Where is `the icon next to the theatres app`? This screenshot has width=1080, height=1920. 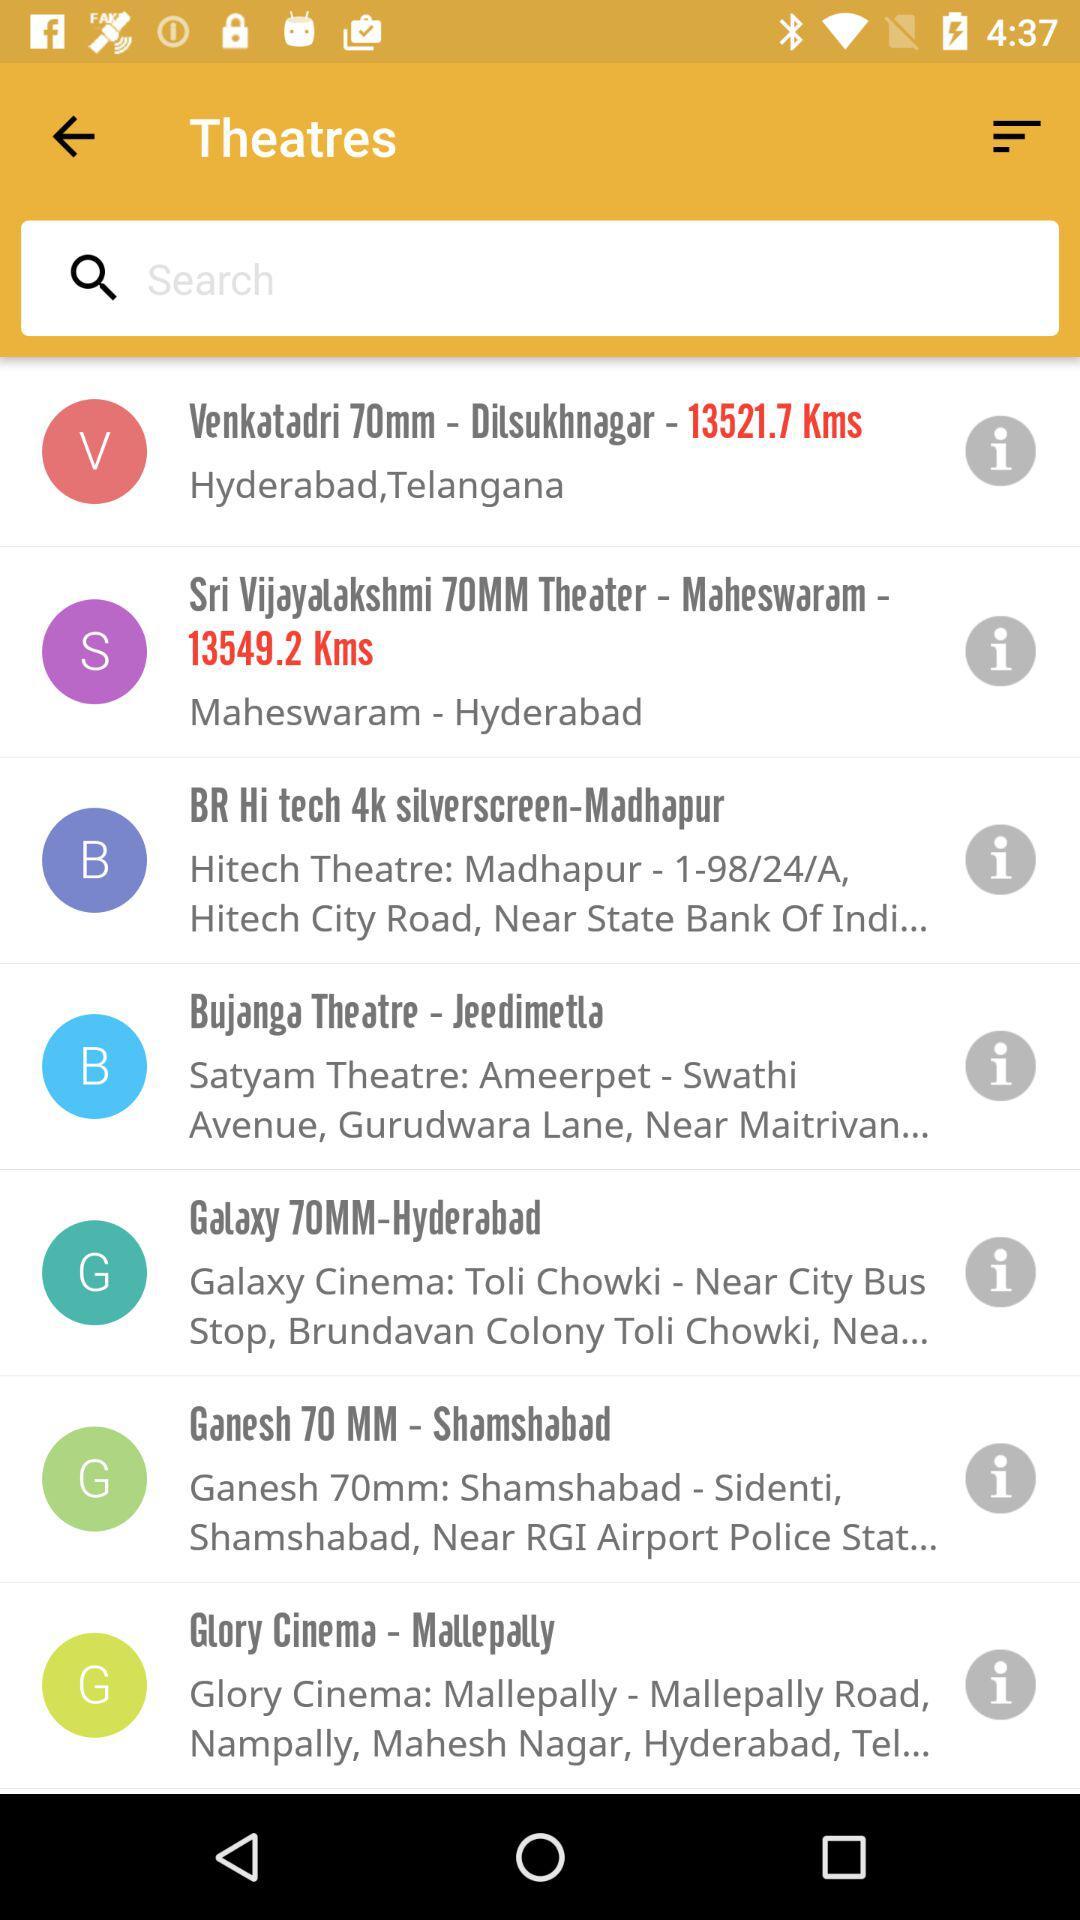
the icon next to the theatres app is located at coordinates (1017, 135).